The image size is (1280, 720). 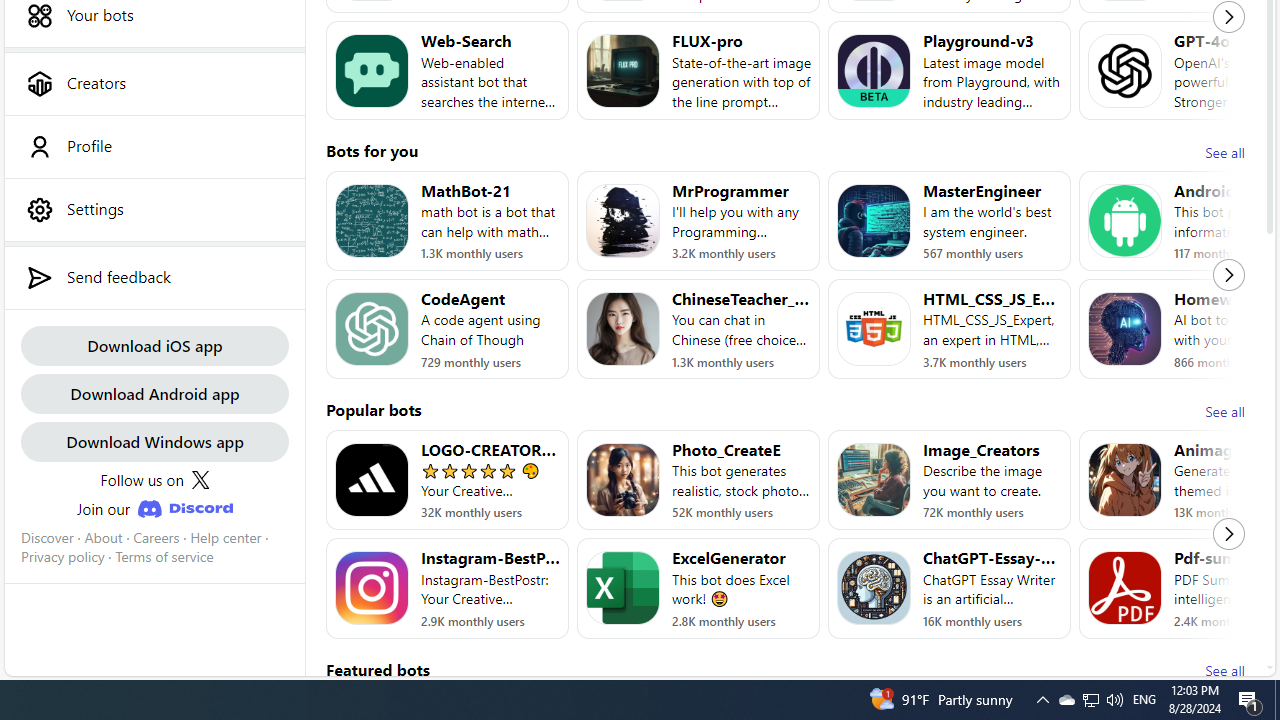 What do you see at coordinates (184, 508) in the screenshot?
I see `'Class: JoinDiscordLink_discordIcon__Xw13A'` at bounding box center [184, 508].